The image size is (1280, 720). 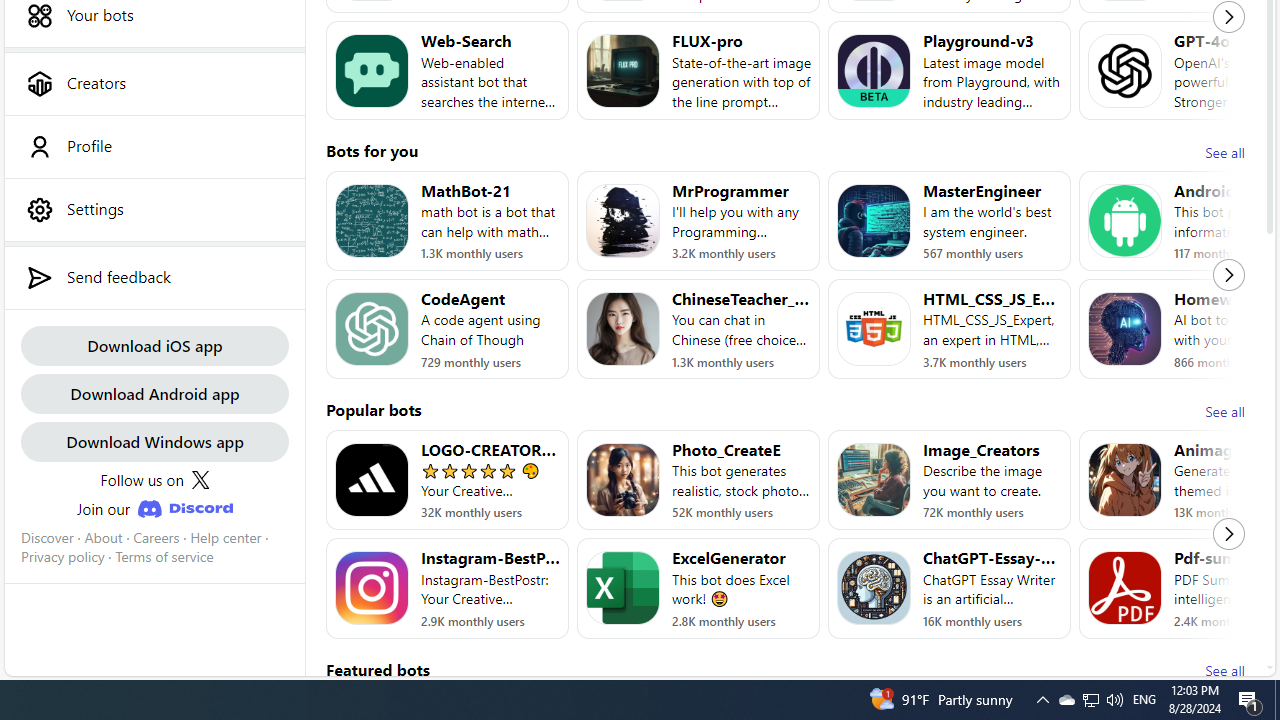 What do you see at coordinates (184, 508) in the screenshot?
I see `'Class: JoinDiscordLink_discordIcon__Xw13A'` at bounding box center [184, 508].